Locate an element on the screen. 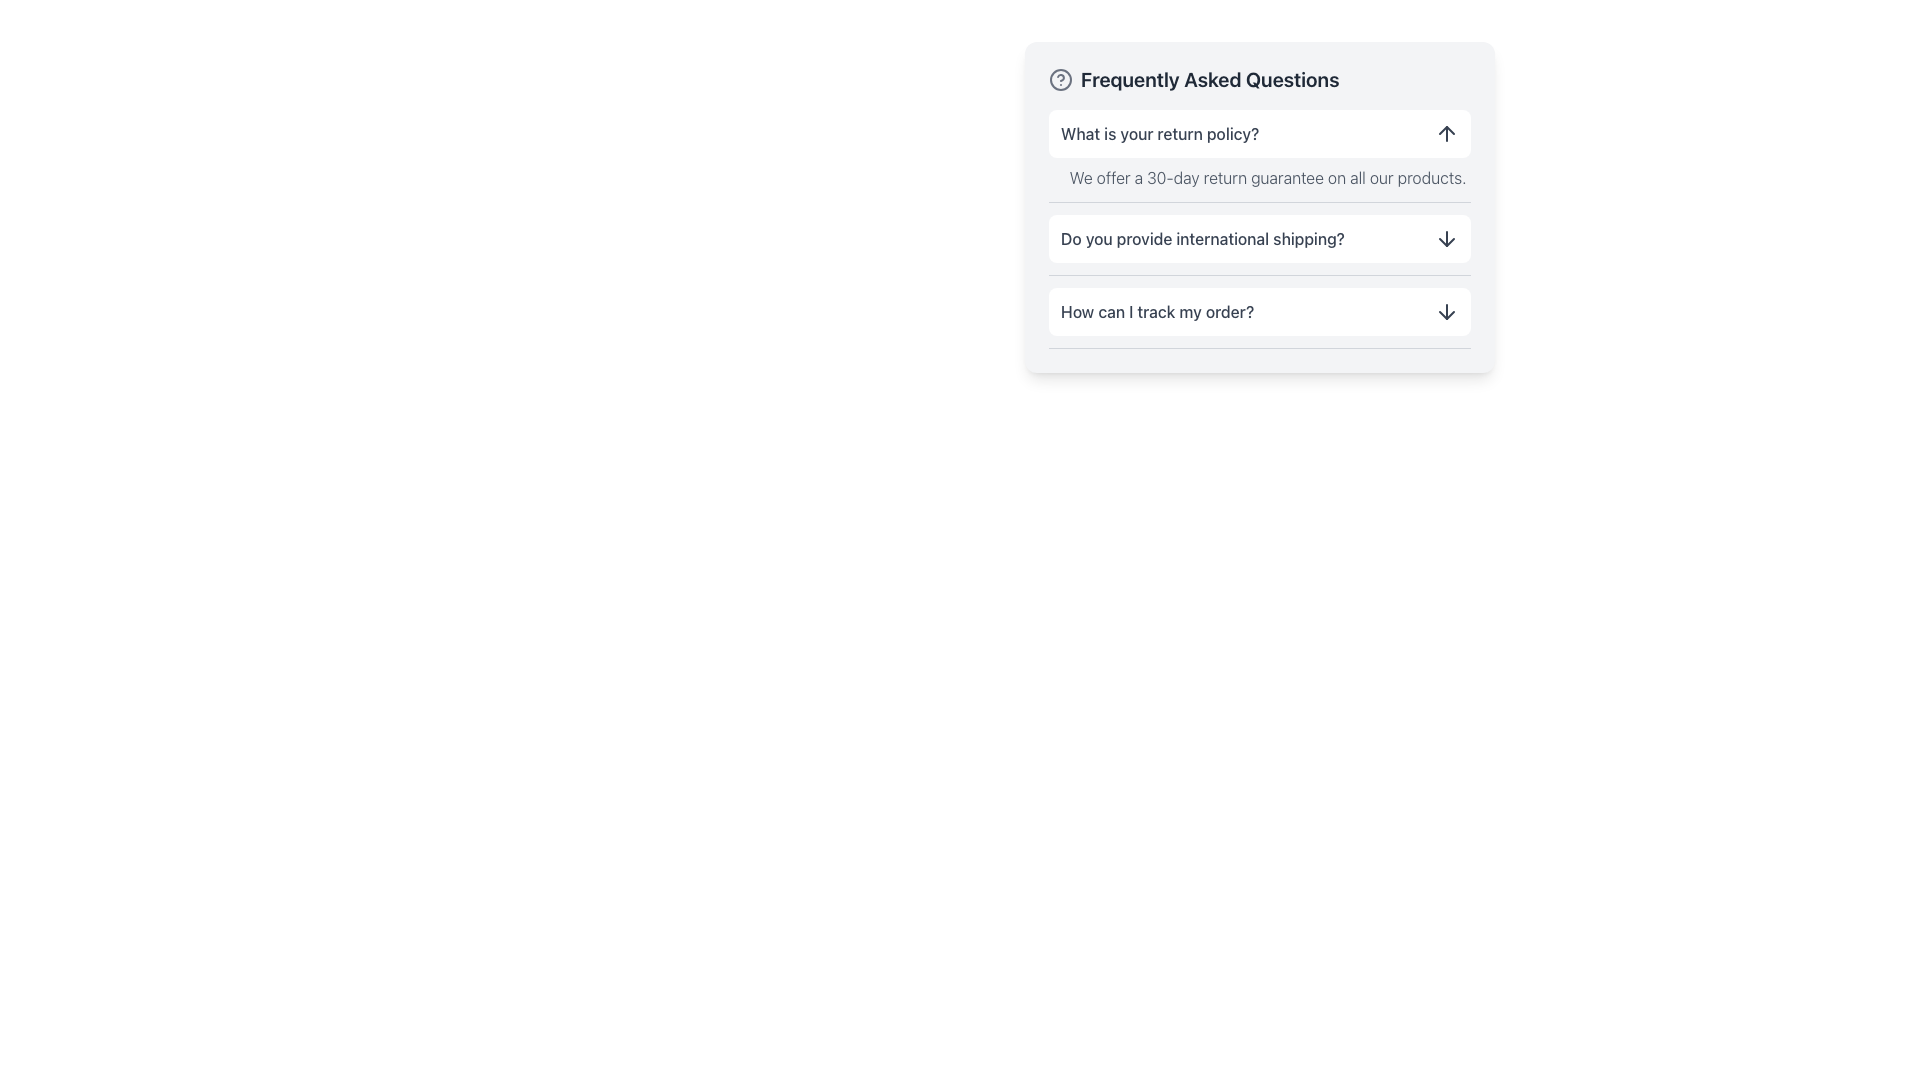 The height and width of the screenshot is (1080, 1920). the small upward-pointing arrow icon located to the far right of the text 'What is your return policy?' in the top question item of the collapsible FAQ list is located at coordinates (1446, 134).